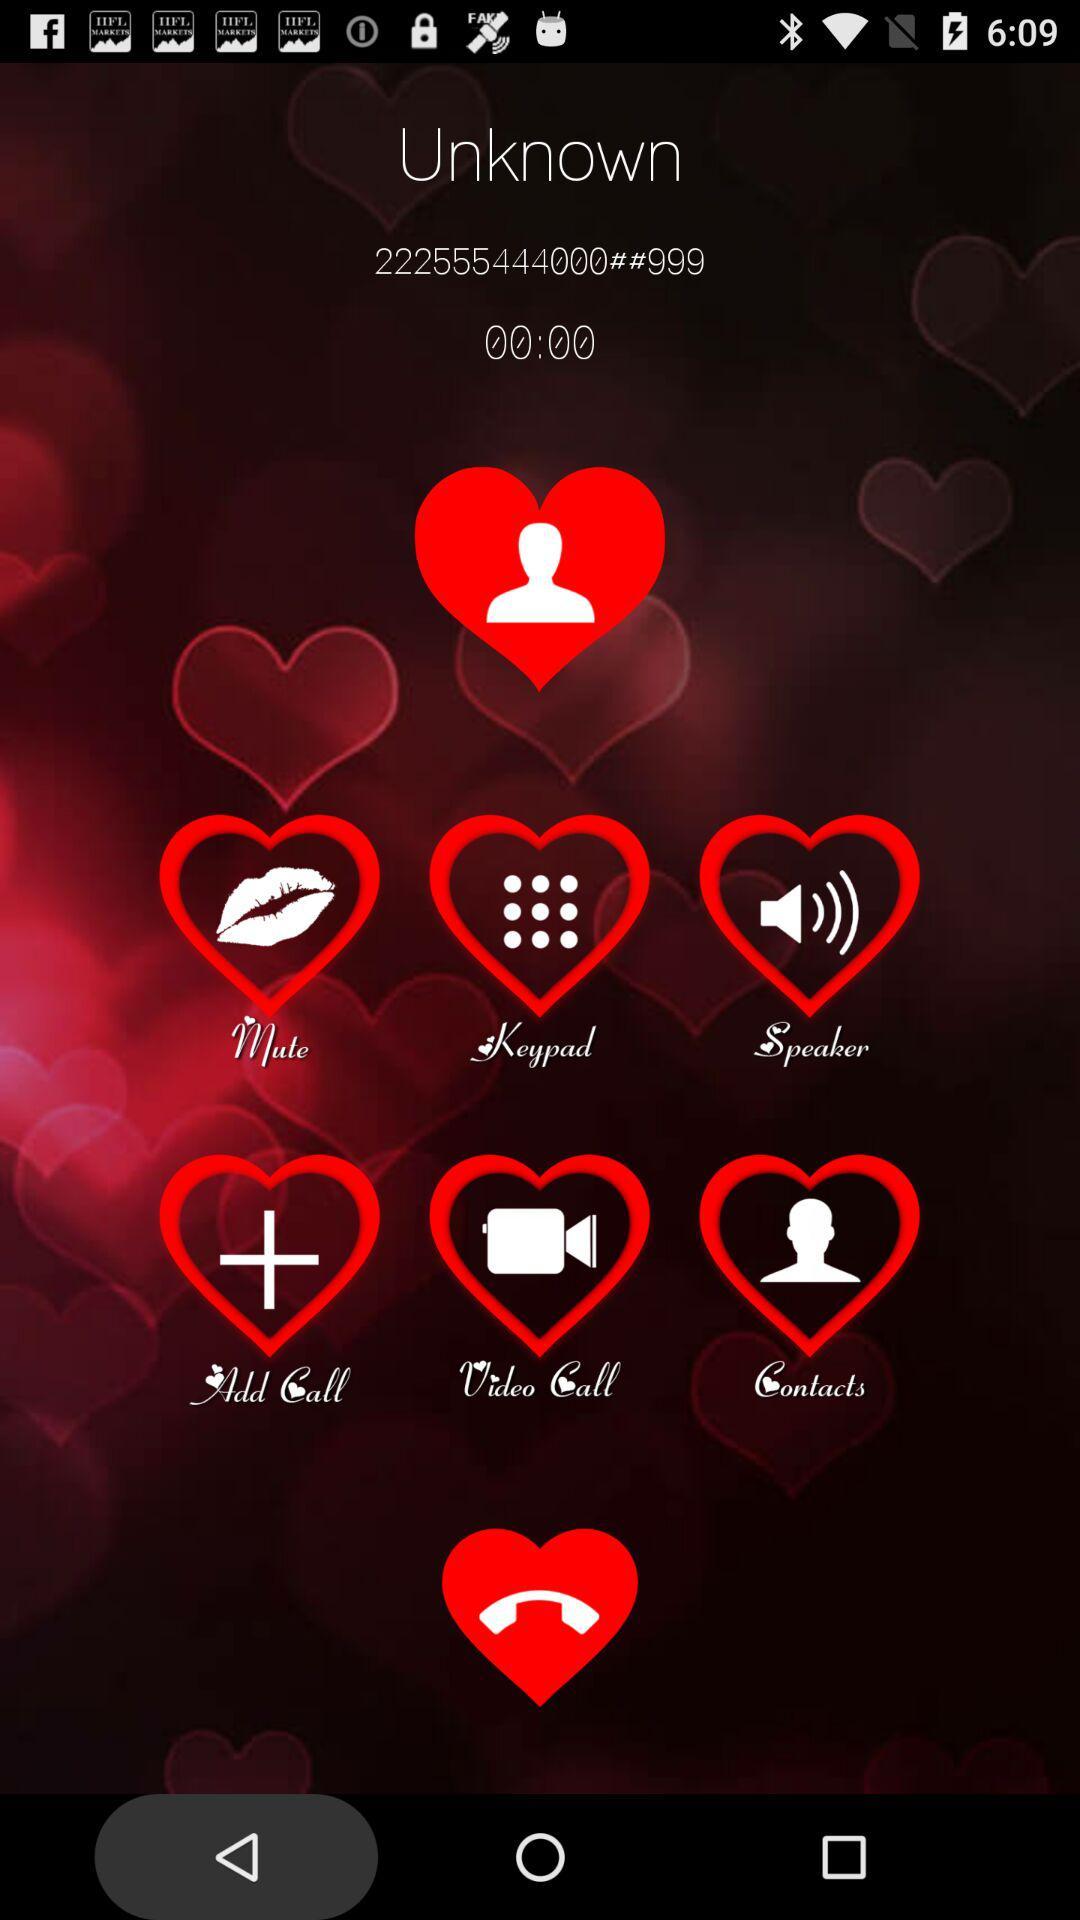 The height and width of the screenshot is (1920, 1080). Describe the element at coordinates (540, 1620) in the screenshot. I see `call disconnect` at that location.